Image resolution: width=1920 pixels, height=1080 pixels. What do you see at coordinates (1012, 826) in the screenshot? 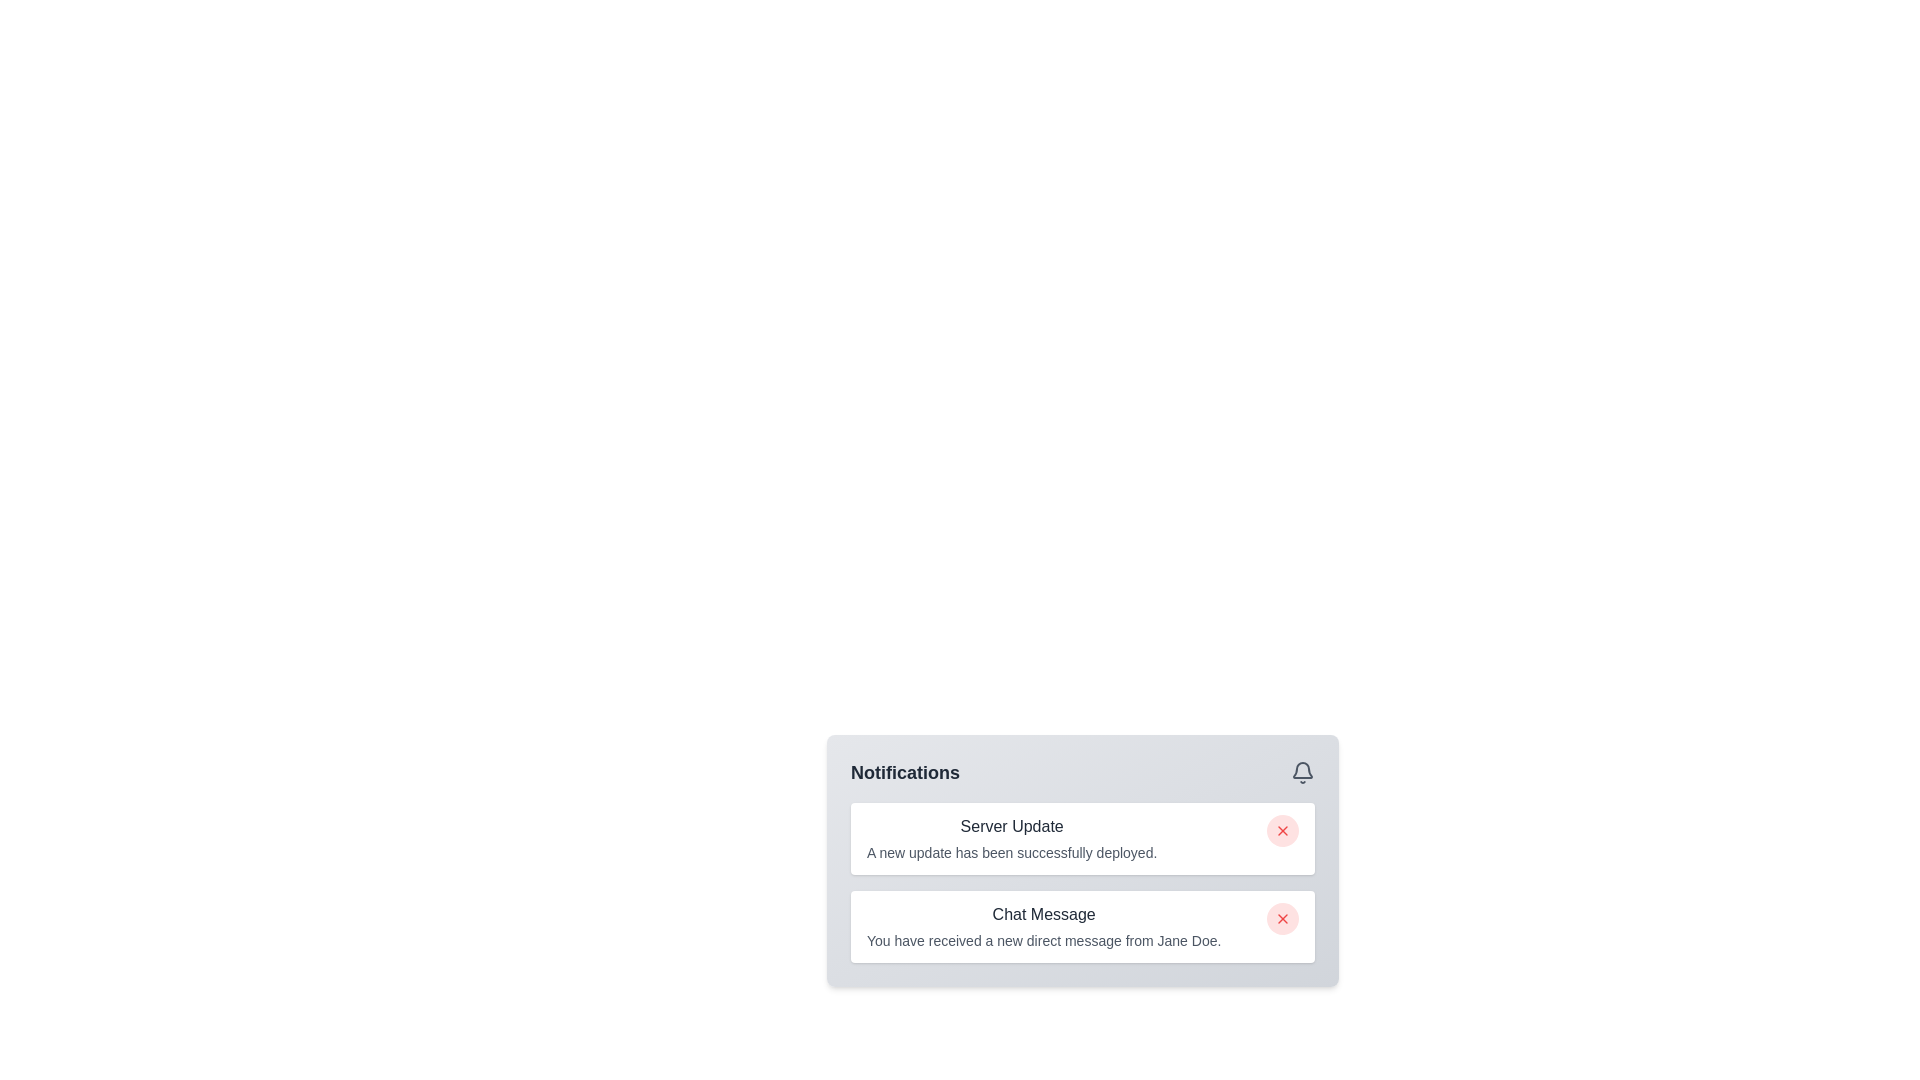
I see `the Text Label that serves as a title for the server update notification, located above the text 'A new update has been successfully deployed.'` at bounding box center [1012, 826].